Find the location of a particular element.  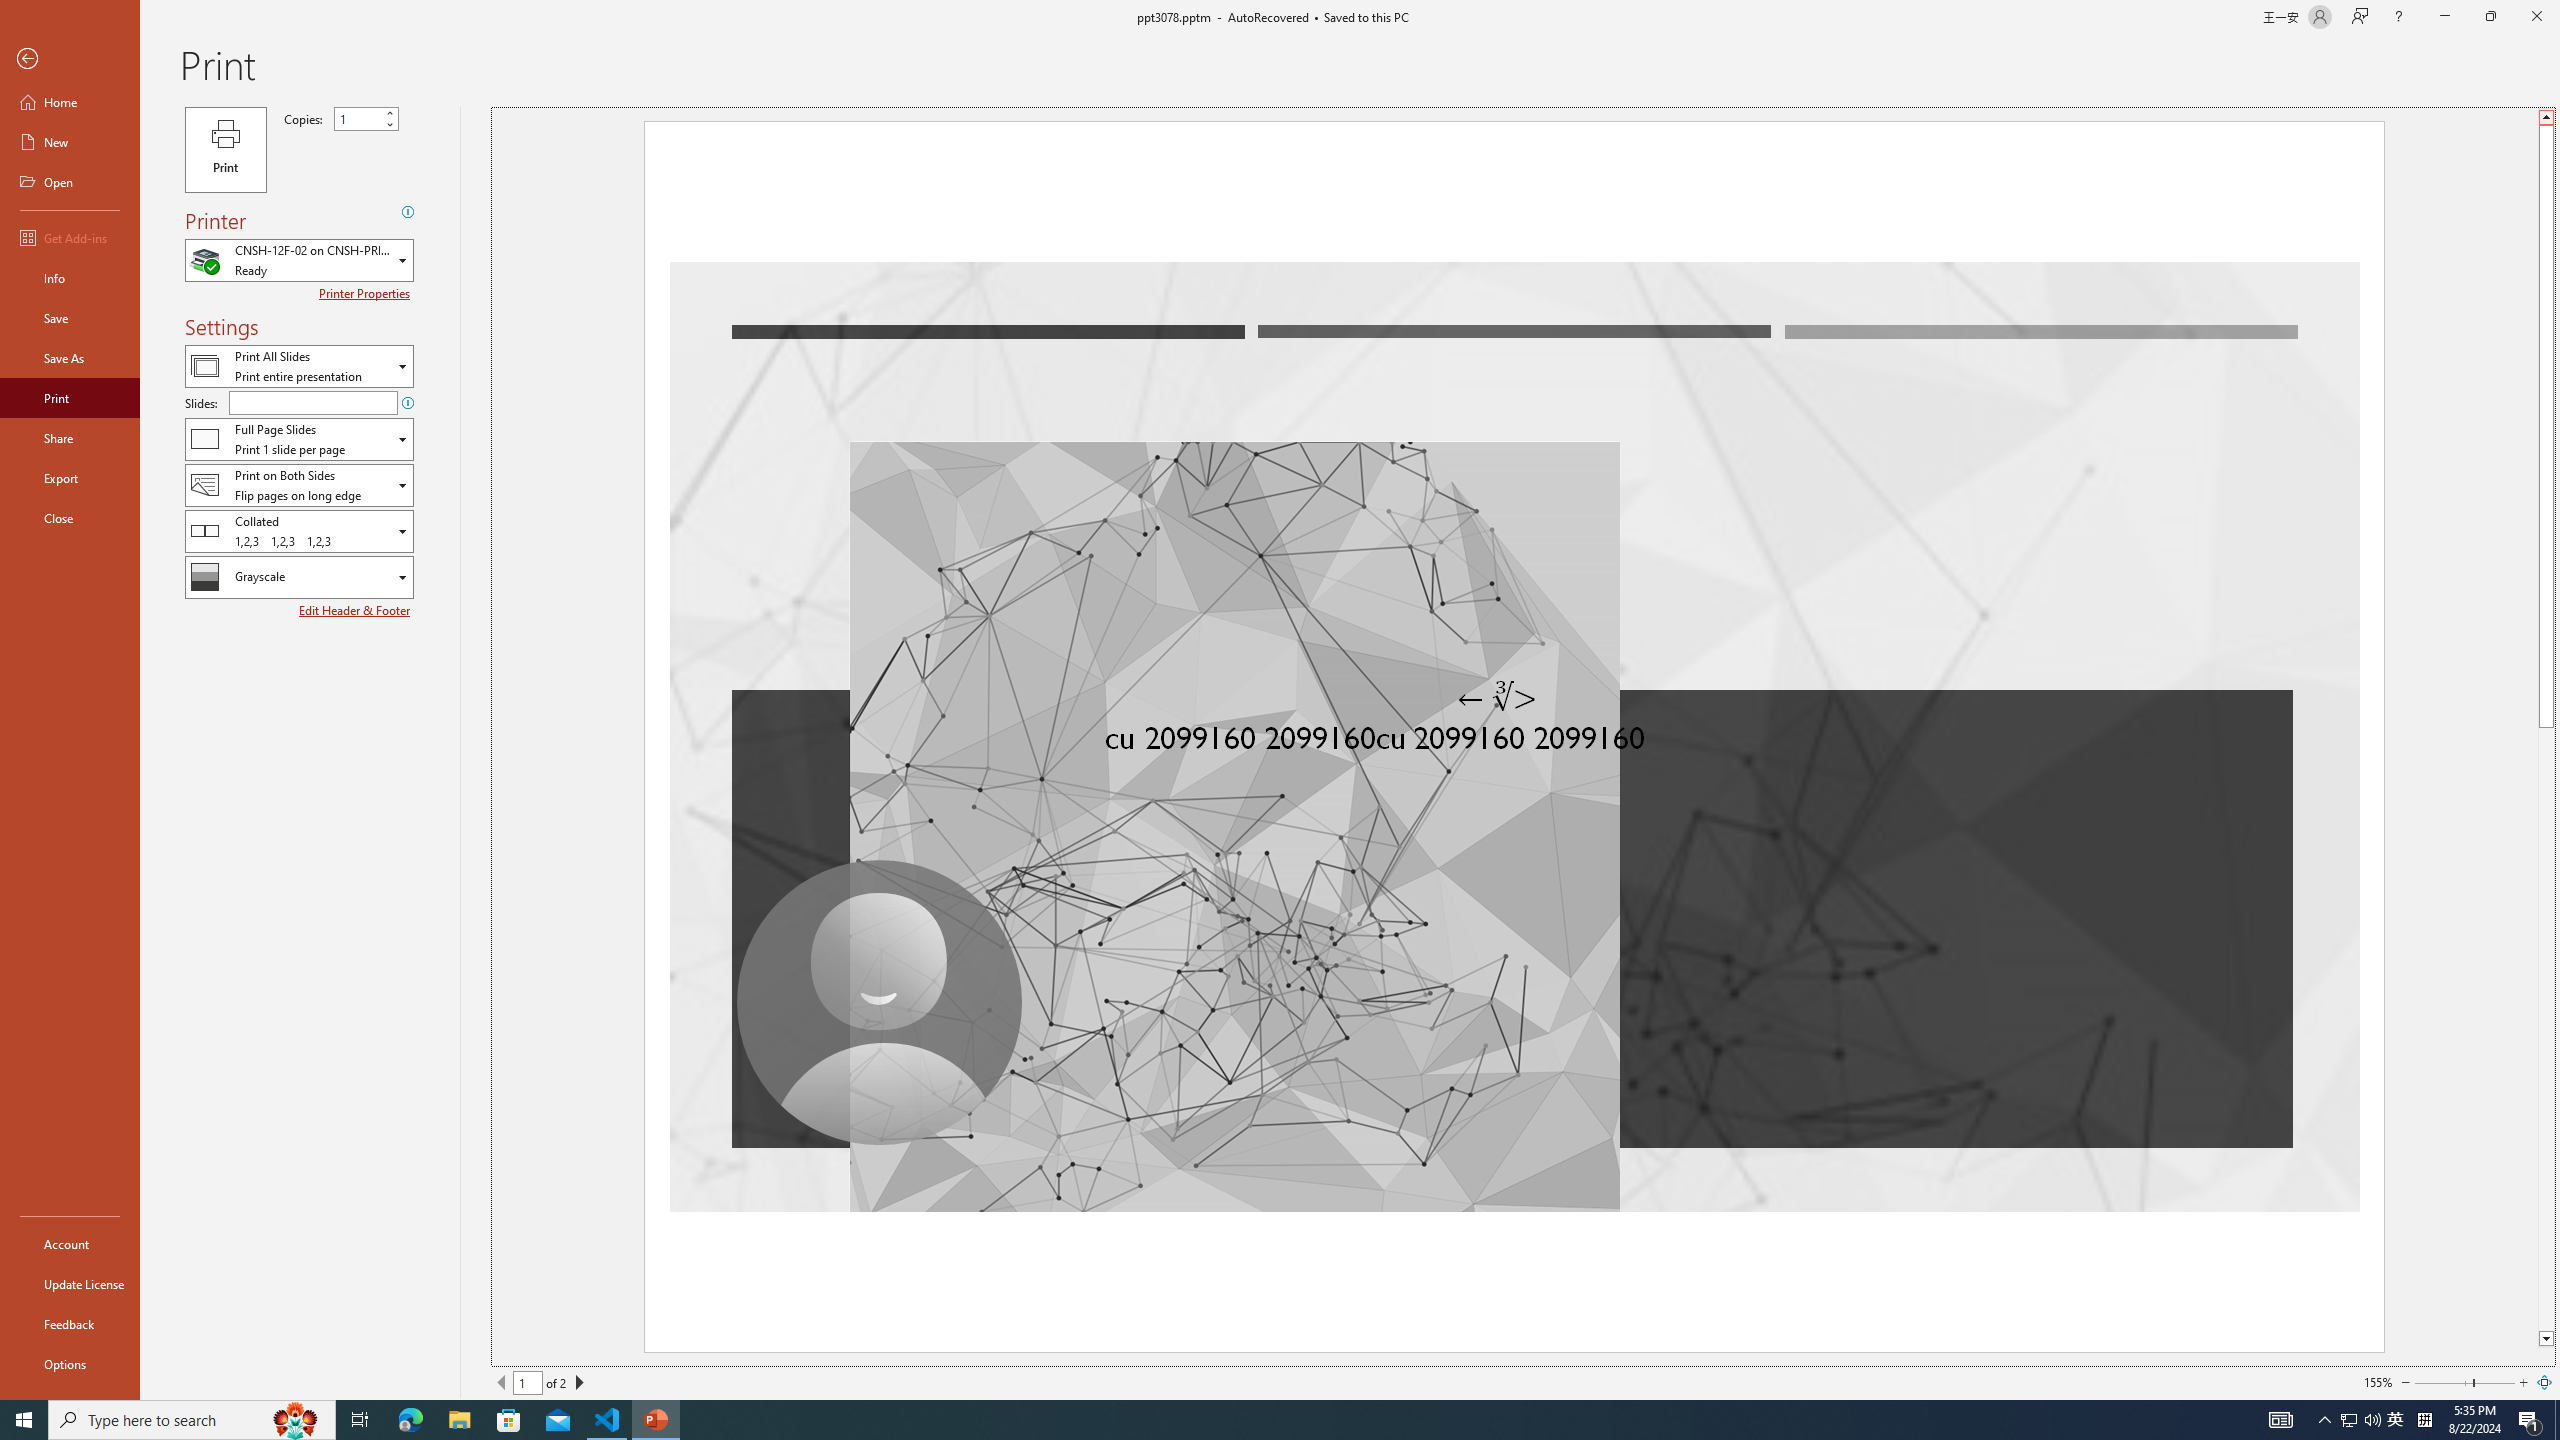

'Account' is located at coordinates (69, 1244).